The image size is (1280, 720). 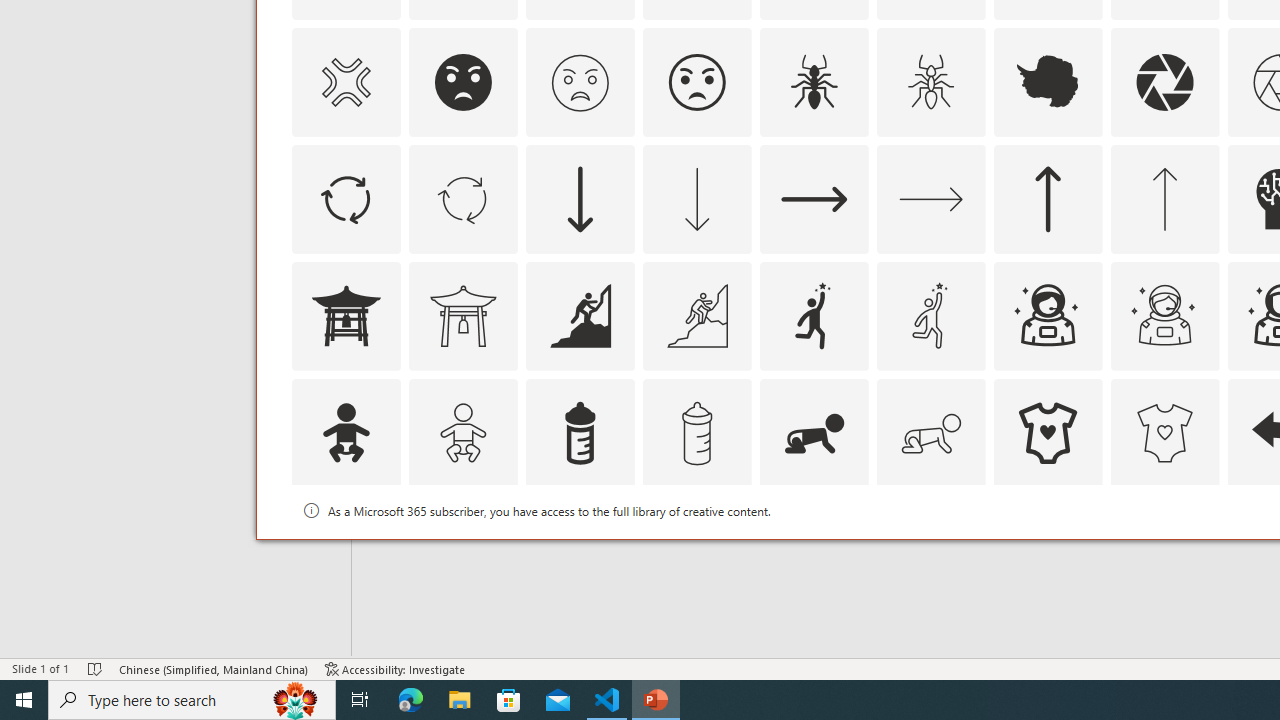 I want to click on 'AutomationID: Icons_AsianTemple1', so click(x=345, y=315).